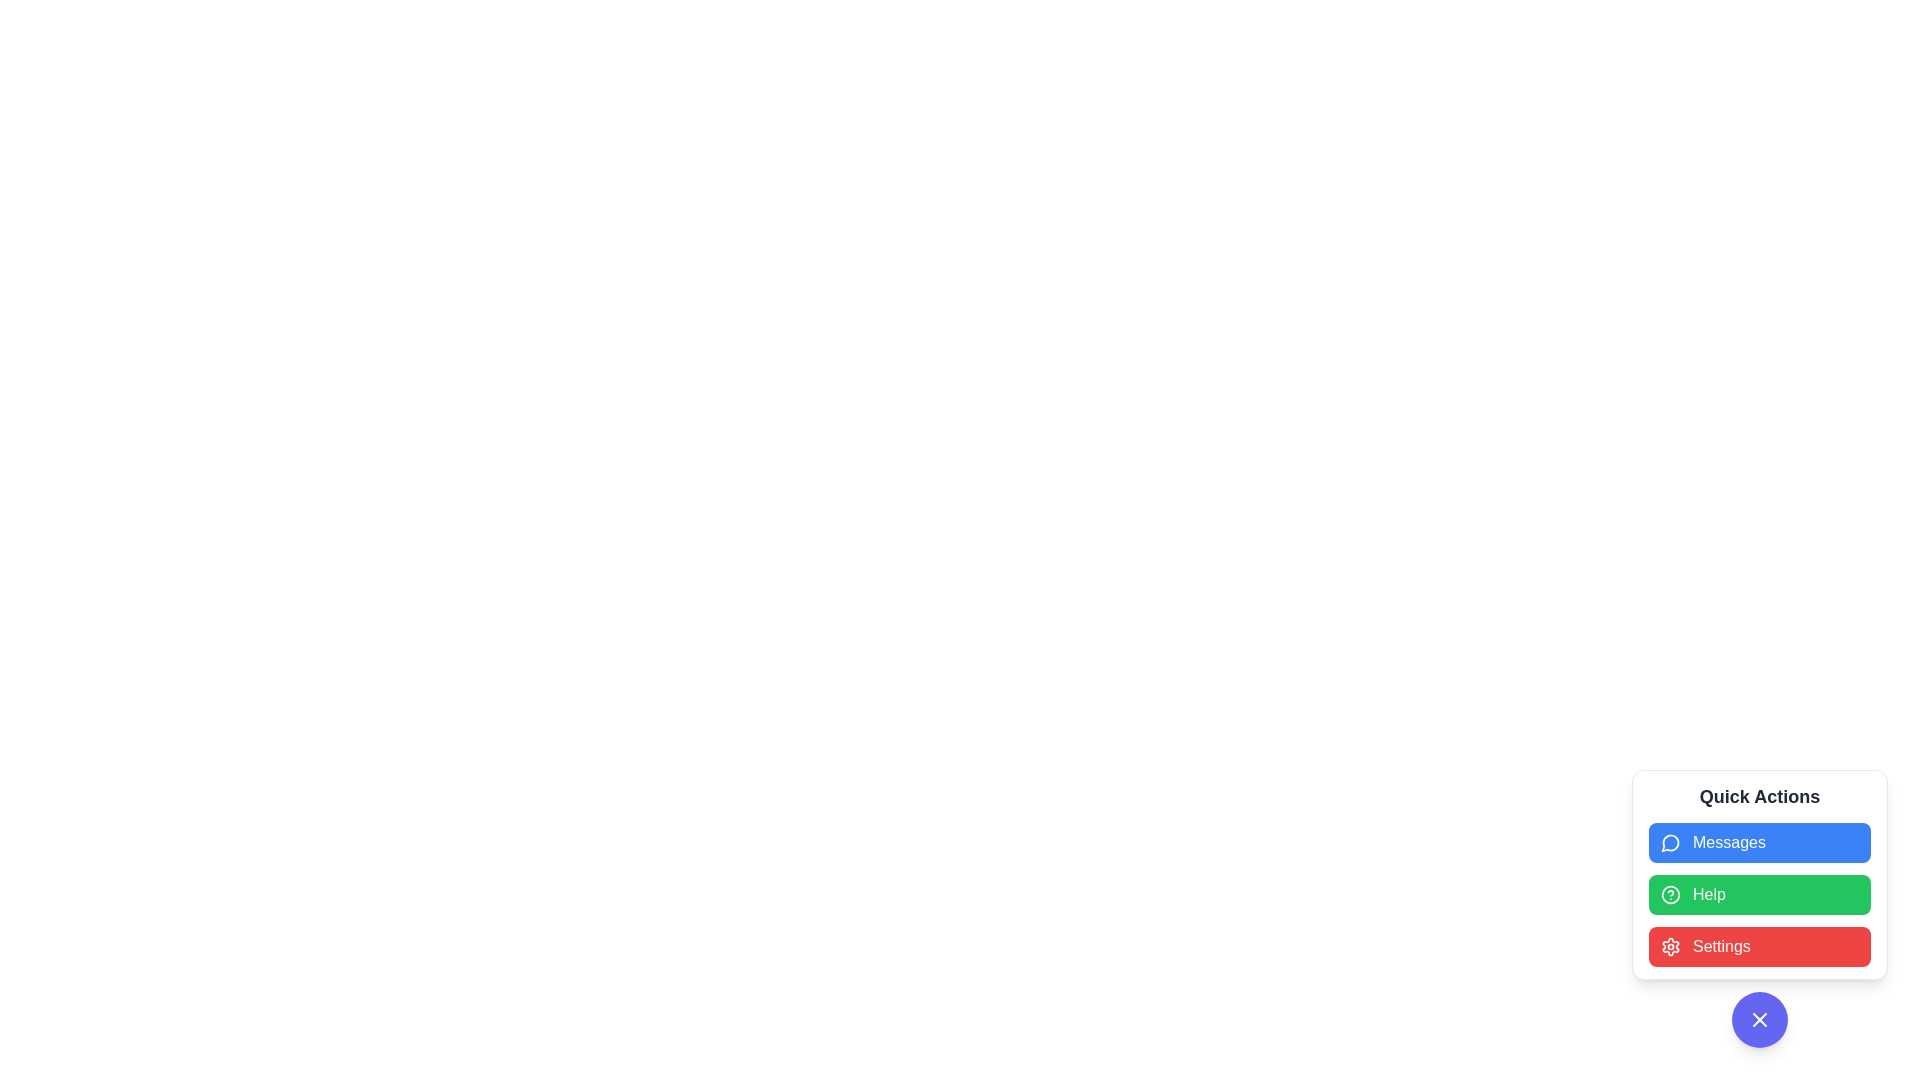 The image size is (1920, 1080). What do you see at coordinates (1670, 893) in the screenshot?
I see `the 'Help' button which contains a white question mark icon on a green background for accessibility` at bounding box center [1670, 893].